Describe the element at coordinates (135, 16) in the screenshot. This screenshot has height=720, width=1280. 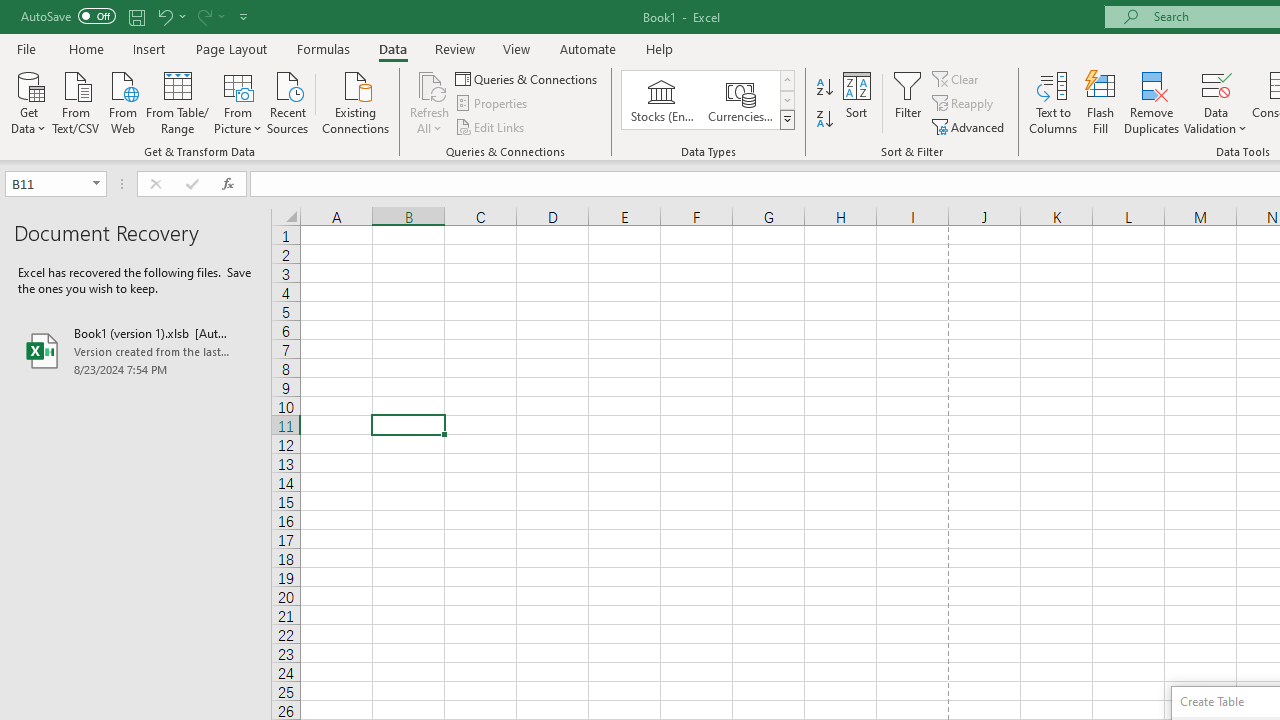
I see `'Quick Access Toolbar'` at that location.